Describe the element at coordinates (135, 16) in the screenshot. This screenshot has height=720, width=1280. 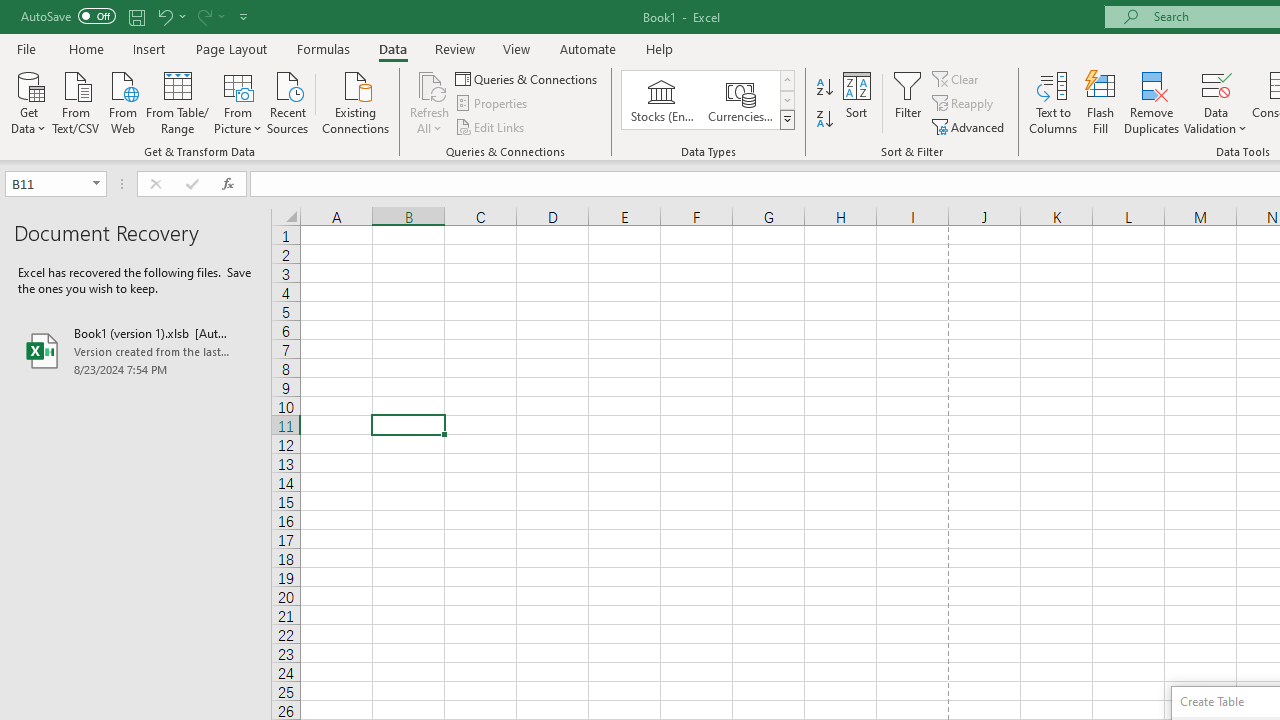
I see `'Quick Access Toolbar'` at that location.